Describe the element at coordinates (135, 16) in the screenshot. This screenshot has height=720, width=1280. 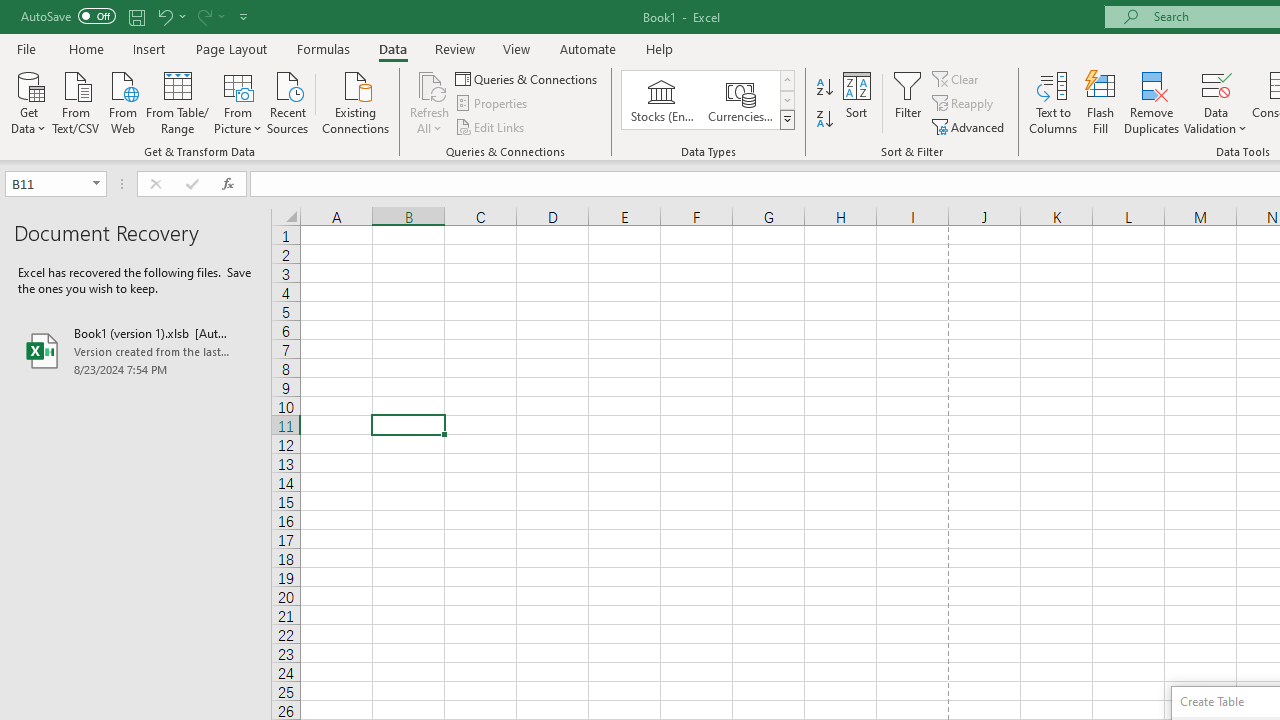
I see `'Quick Access Toolbar'` at that location.